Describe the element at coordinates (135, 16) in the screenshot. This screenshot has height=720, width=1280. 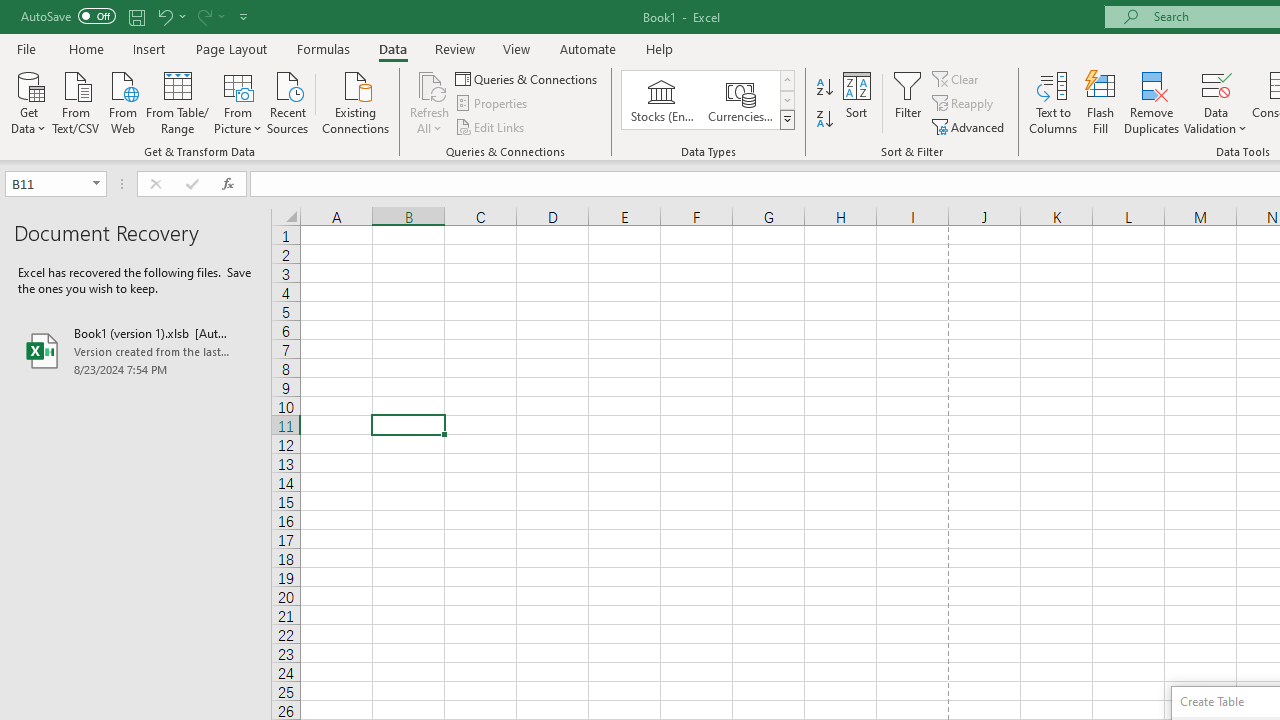
I see `'Quick Access Toolbar'` at that location.